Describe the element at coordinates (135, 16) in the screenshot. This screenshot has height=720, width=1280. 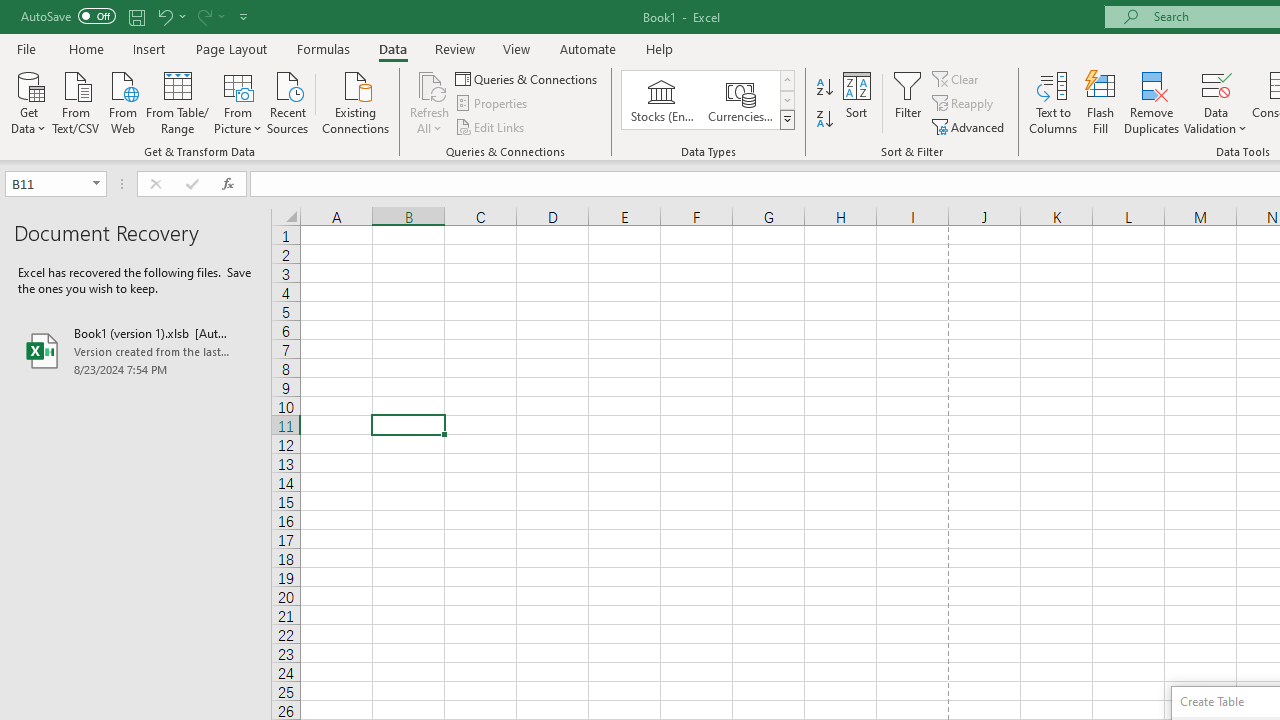
I see `'Quick Access Toolbar'` at that location.